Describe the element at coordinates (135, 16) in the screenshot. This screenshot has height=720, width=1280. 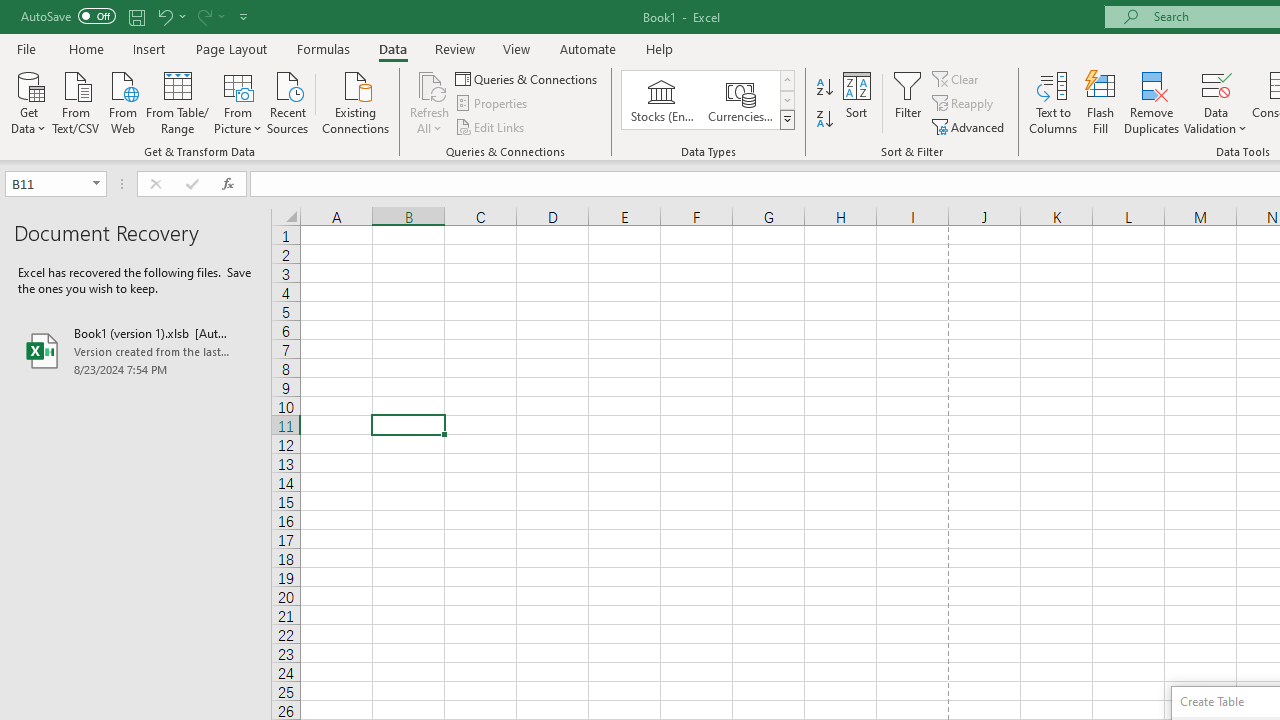
I see `'Quick Access Toolbar'` at that location.